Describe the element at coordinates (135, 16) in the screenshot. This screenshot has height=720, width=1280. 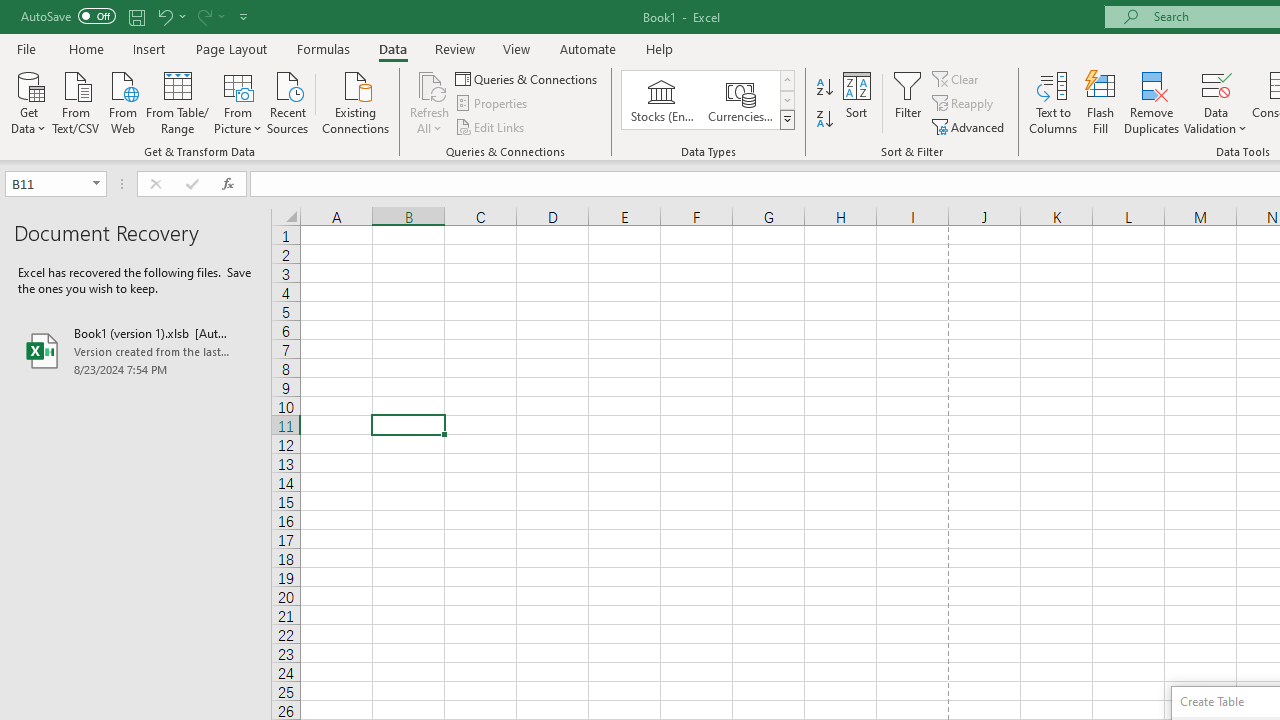
I see `'Quick Access Toolbar'` at that location.